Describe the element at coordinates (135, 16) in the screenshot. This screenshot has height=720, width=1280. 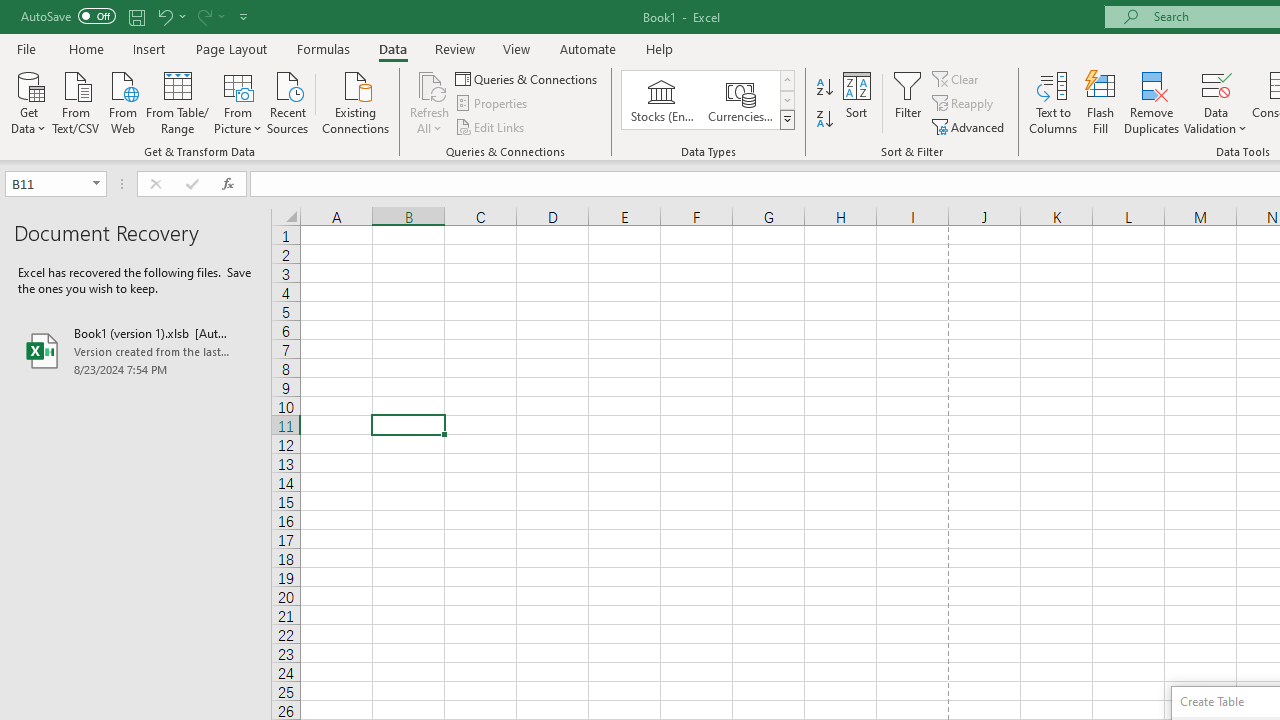
I see `'Quick Access Toolbar'` at that location.